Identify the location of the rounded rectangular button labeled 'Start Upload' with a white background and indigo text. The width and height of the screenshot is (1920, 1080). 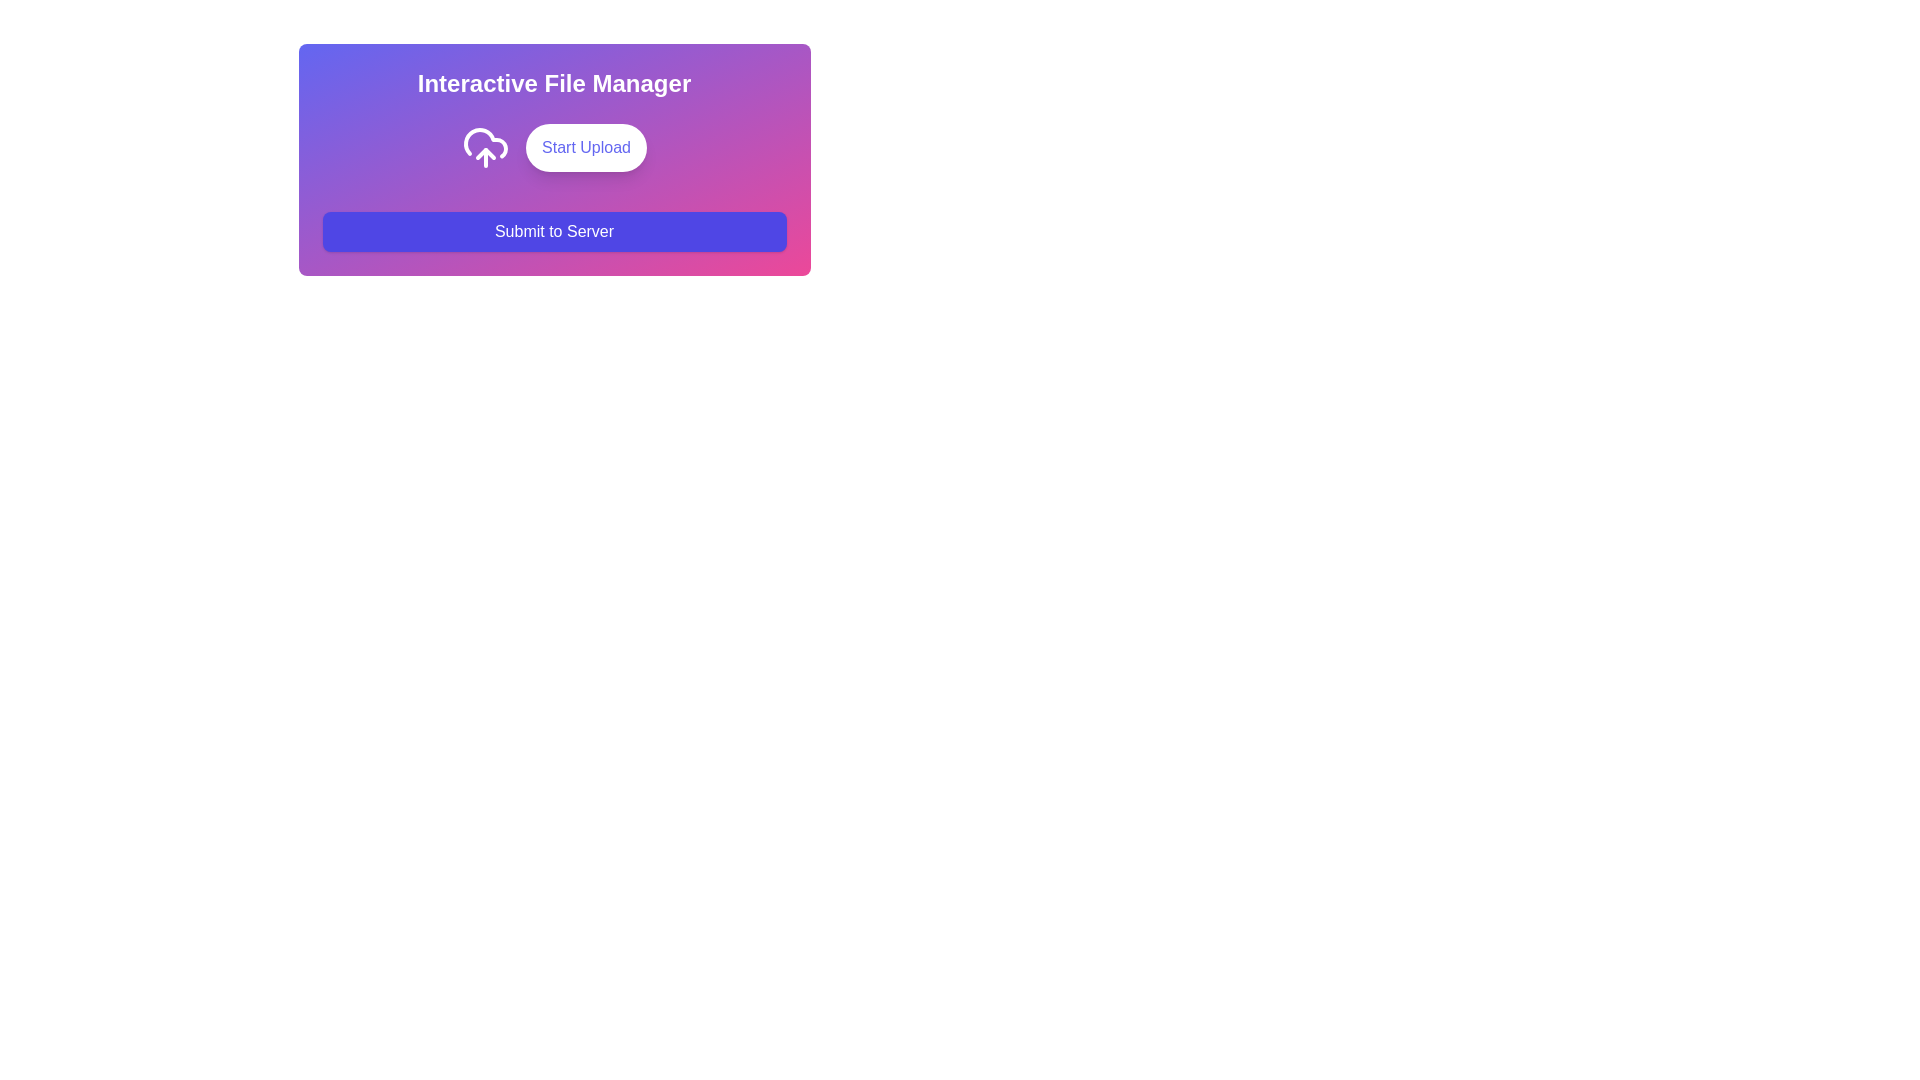
(585, 146).